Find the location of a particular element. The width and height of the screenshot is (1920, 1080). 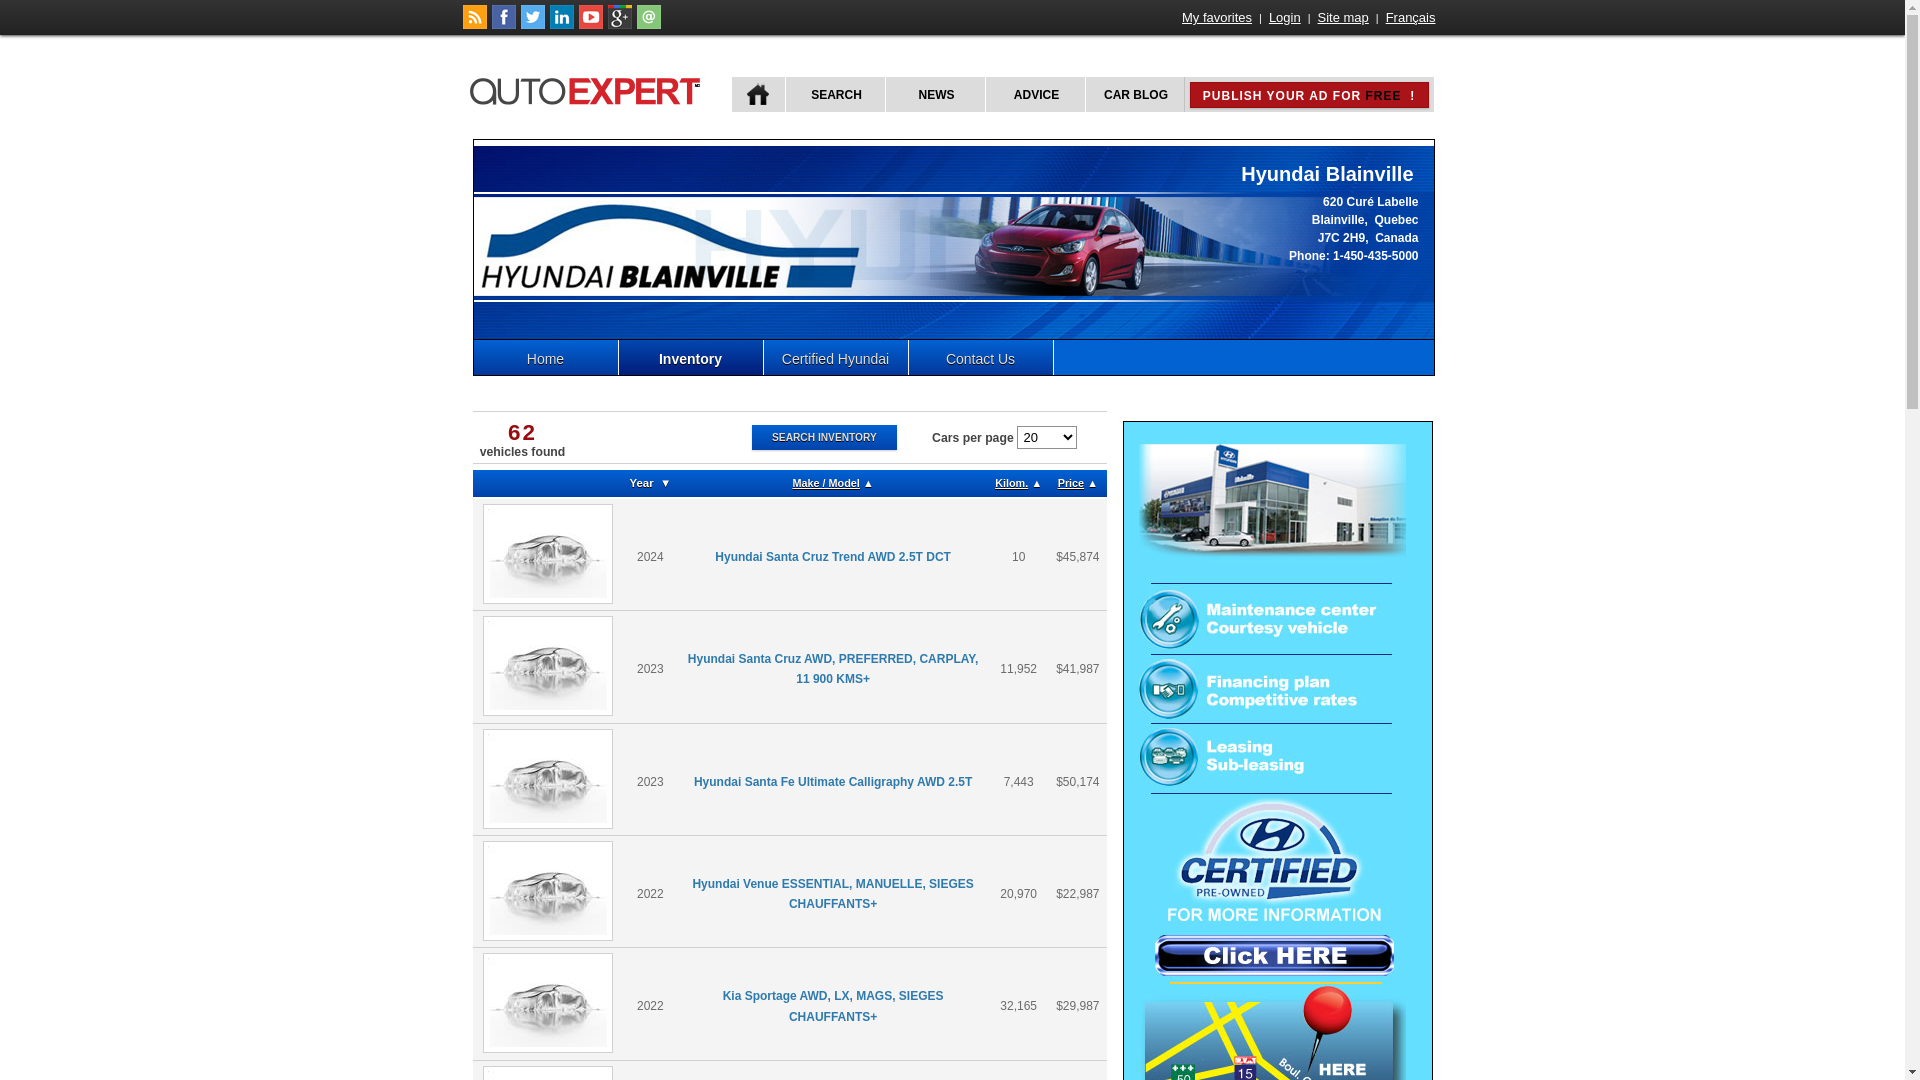

'NEWS' is located at coordinates (933, 94).